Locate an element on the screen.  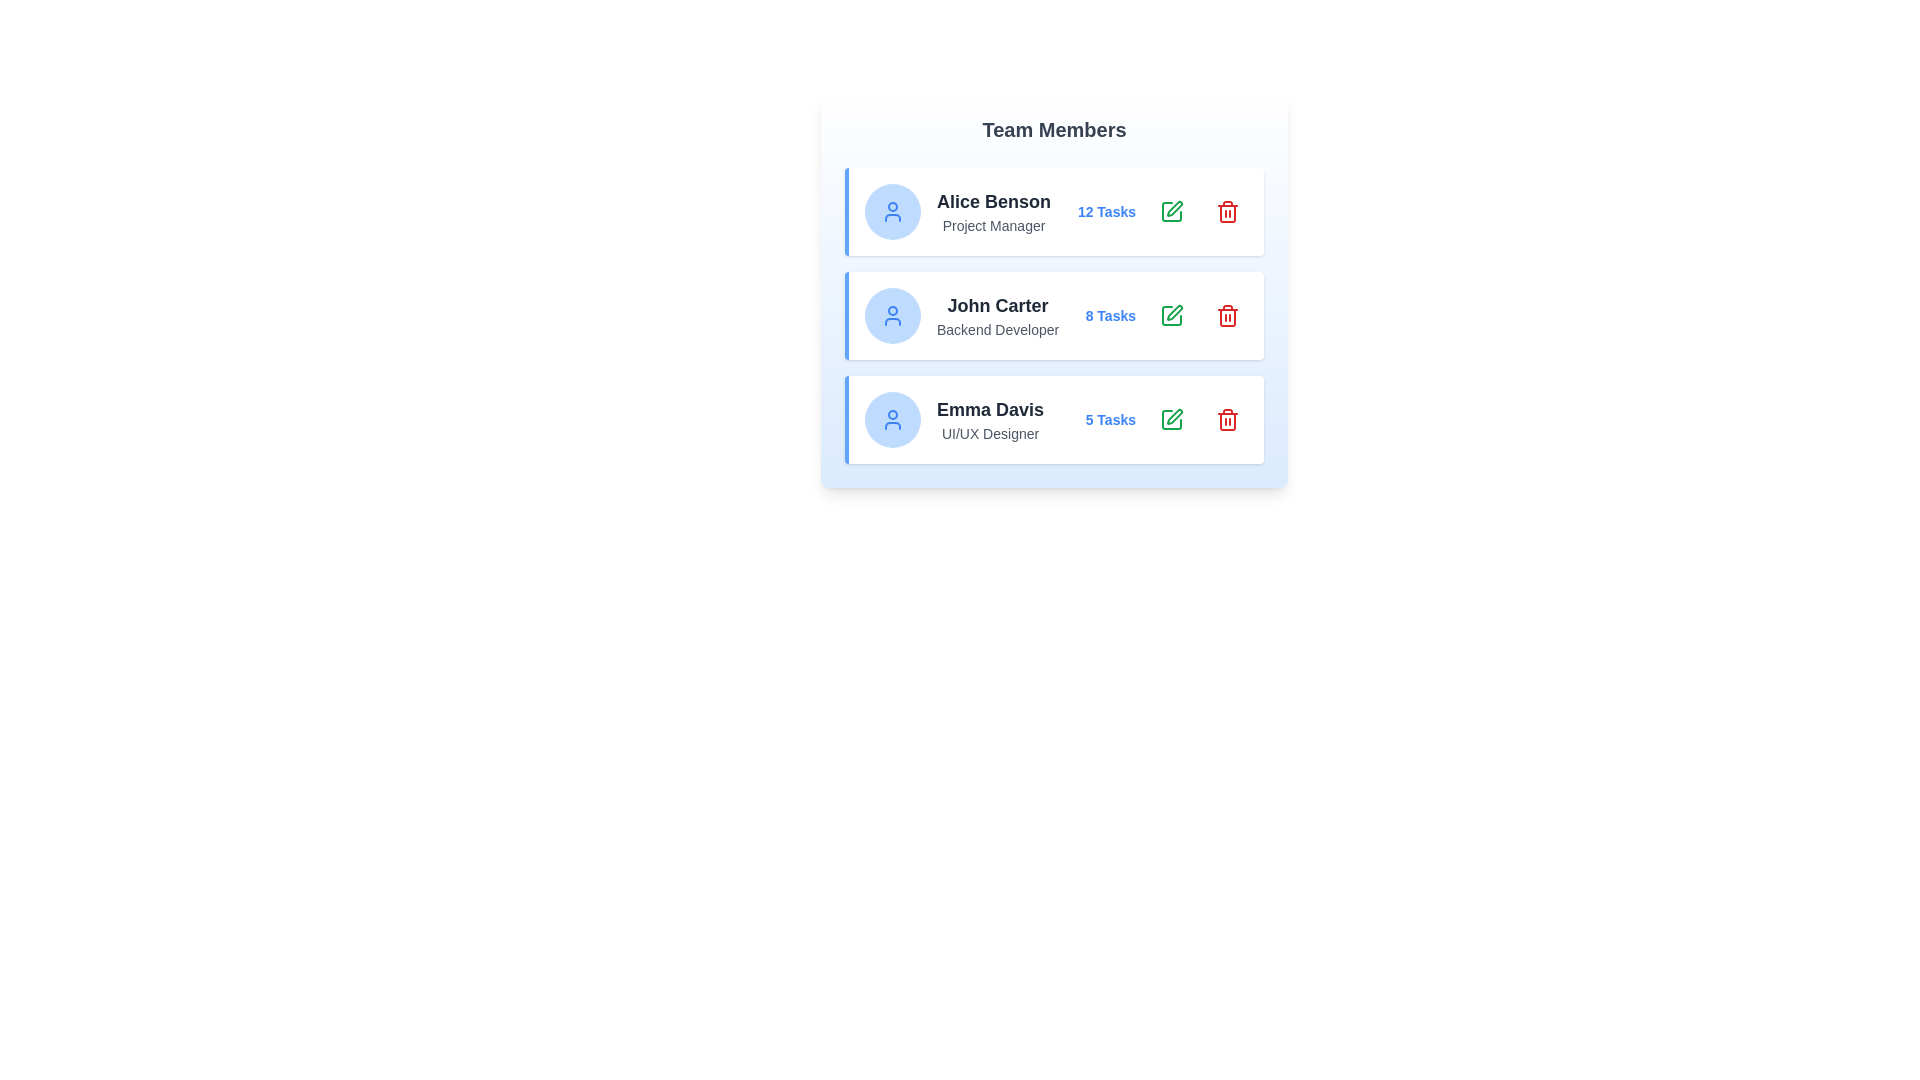
'Edit' button corresponding to the team member Emma Davis is located at coordinates (1171, 419).